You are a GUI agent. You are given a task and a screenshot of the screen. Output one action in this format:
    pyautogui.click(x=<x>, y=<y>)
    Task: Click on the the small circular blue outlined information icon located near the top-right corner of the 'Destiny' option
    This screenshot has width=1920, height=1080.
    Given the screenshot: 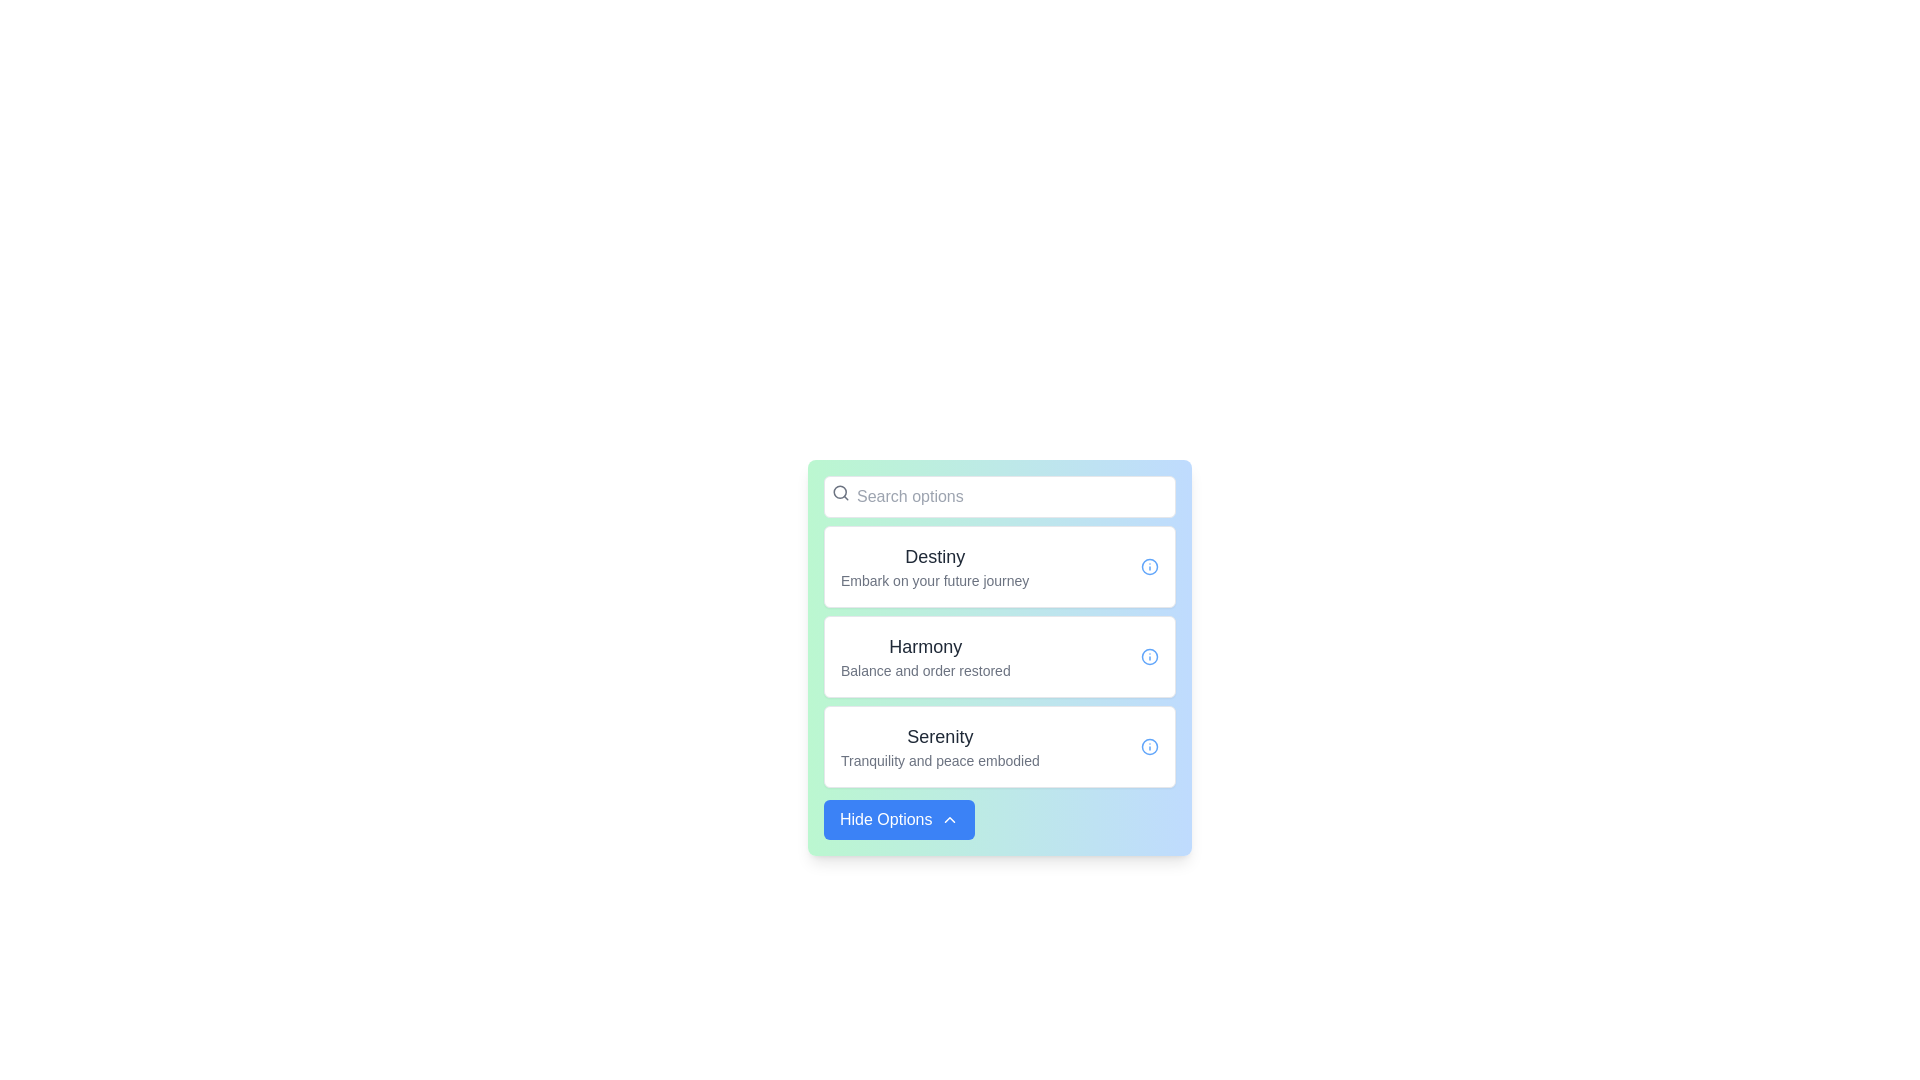 What is the action you would take?
    pyautogui.click(x=1150, y=567)
    